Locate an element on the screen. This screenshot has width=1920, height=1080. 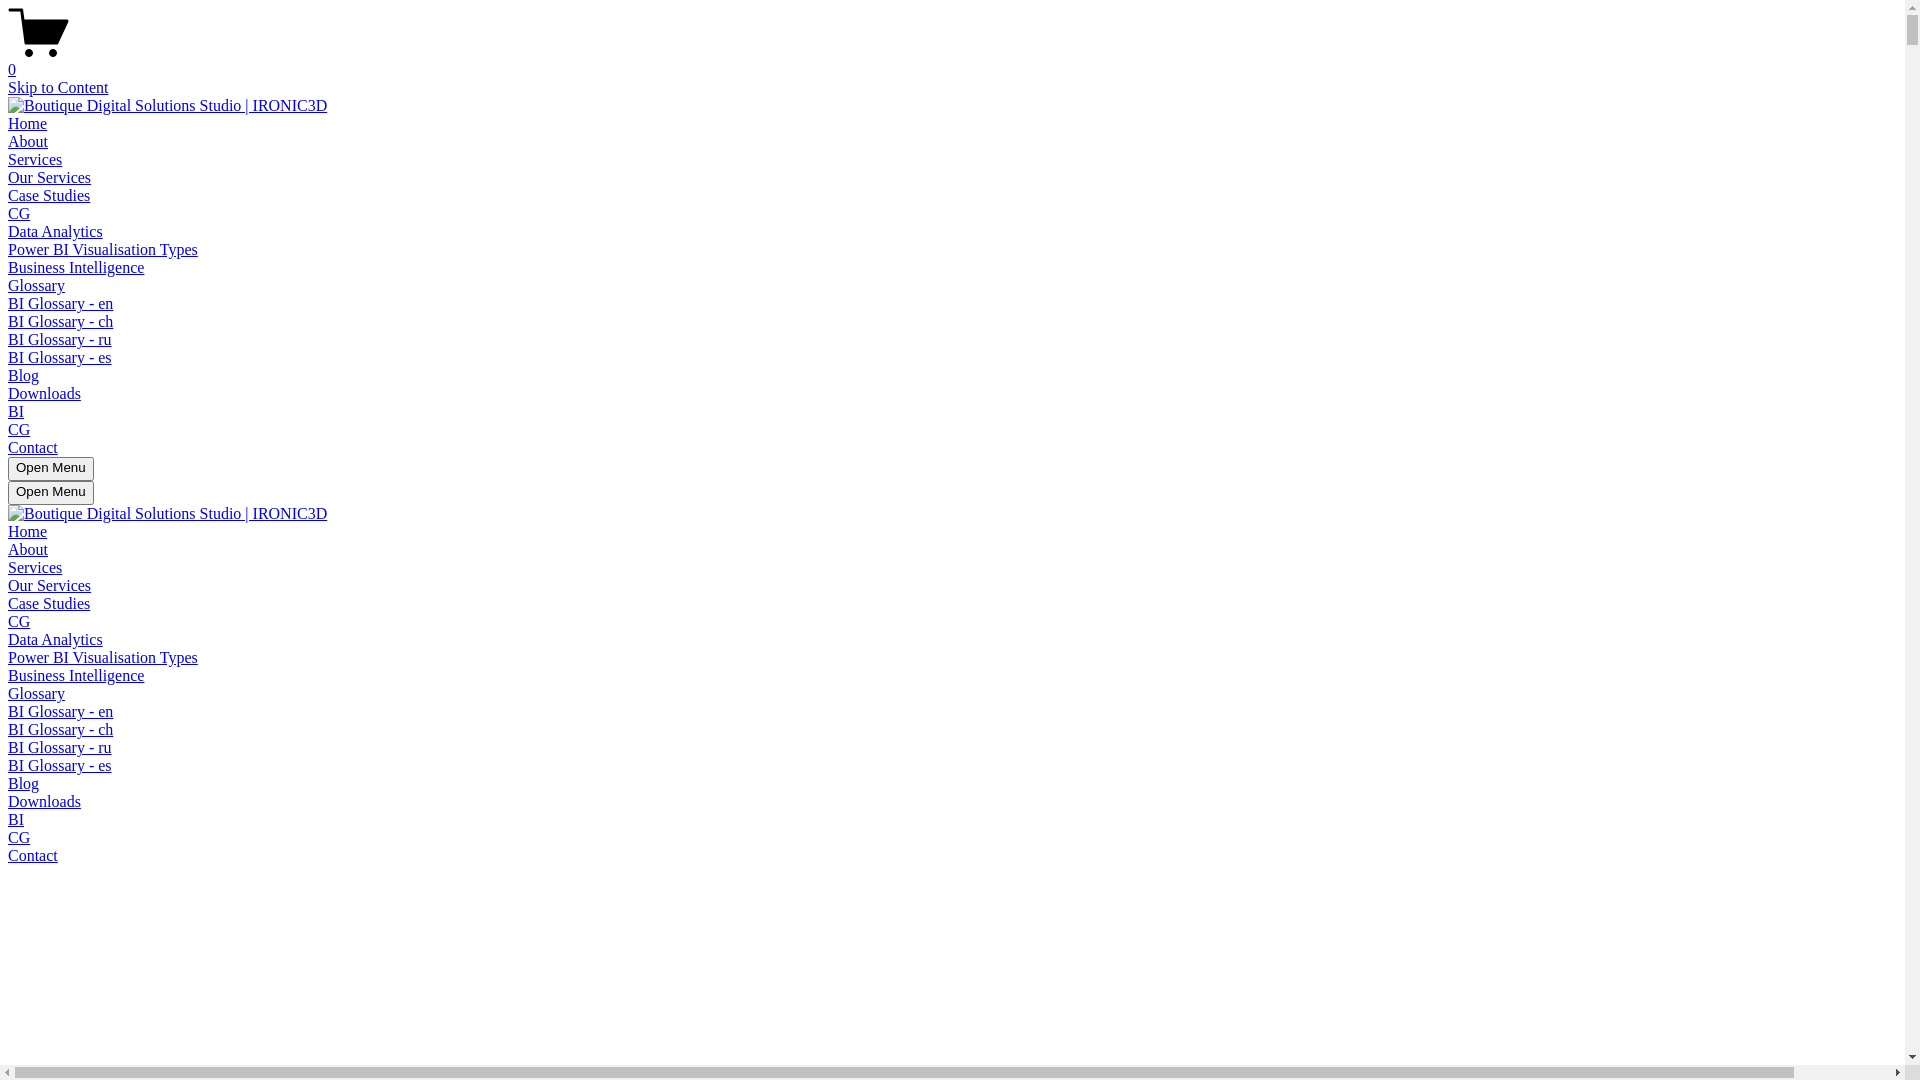
'About' is located at coordinates (28, 549).